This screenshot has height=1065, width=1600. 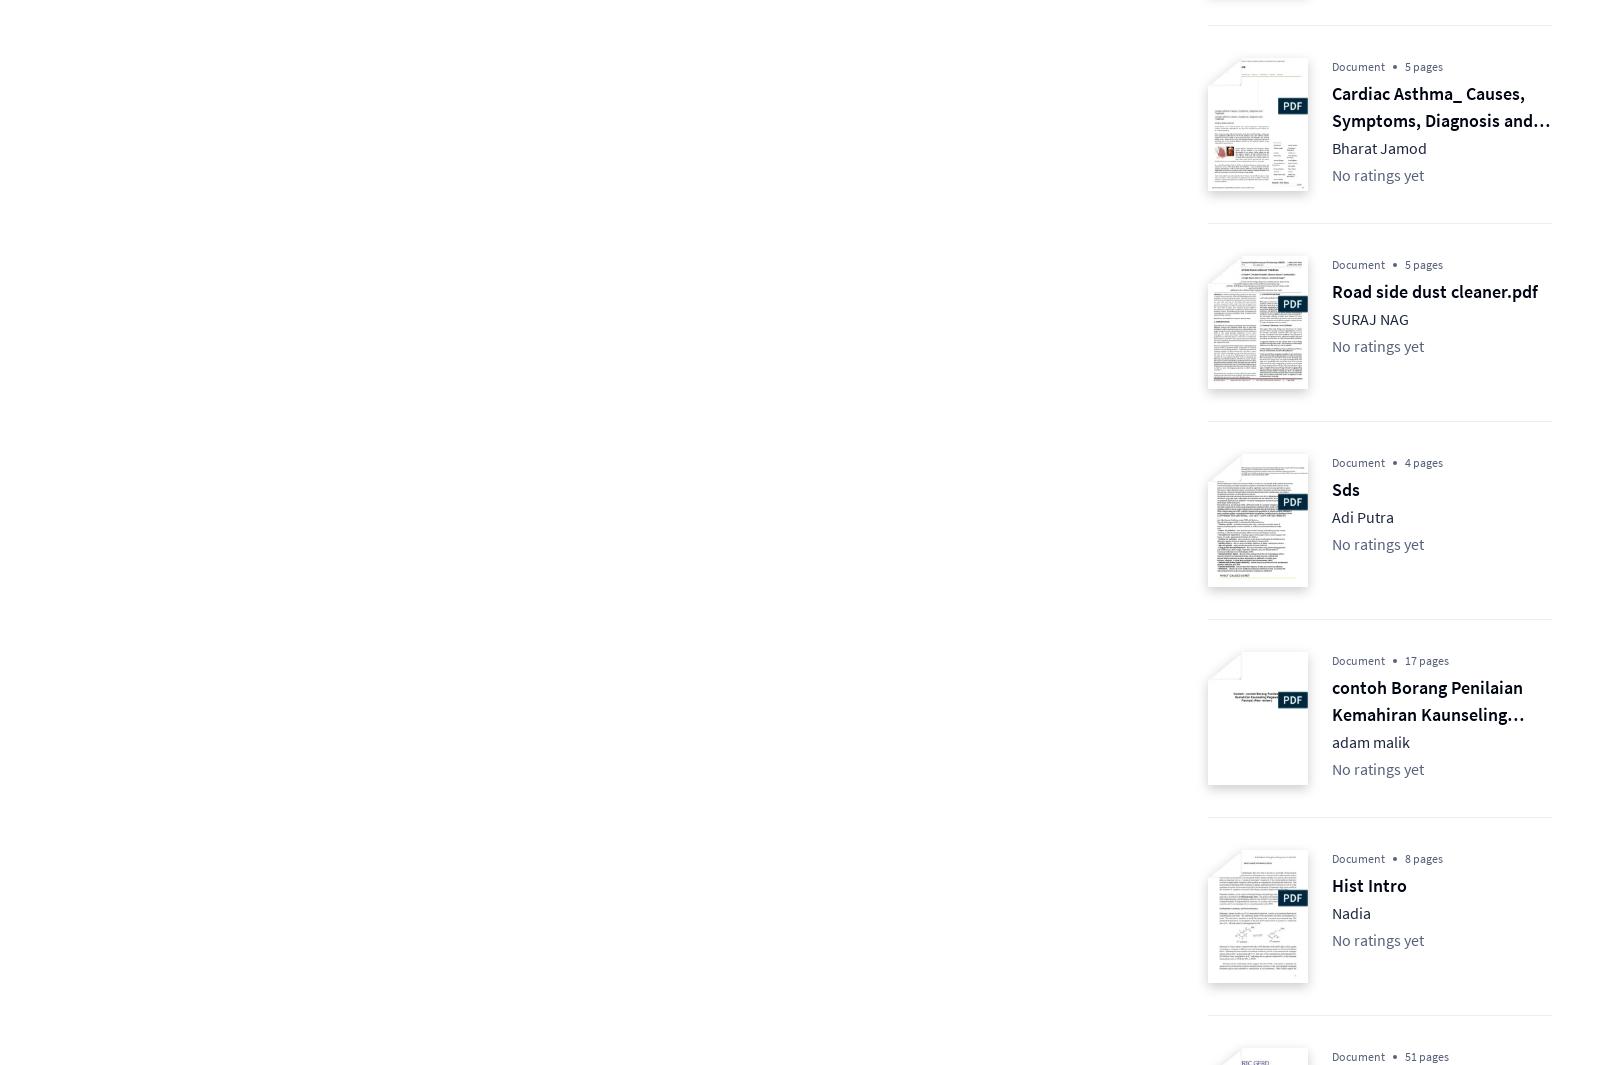 I want to click on '51 pages', so click(x=1427, y=1056).